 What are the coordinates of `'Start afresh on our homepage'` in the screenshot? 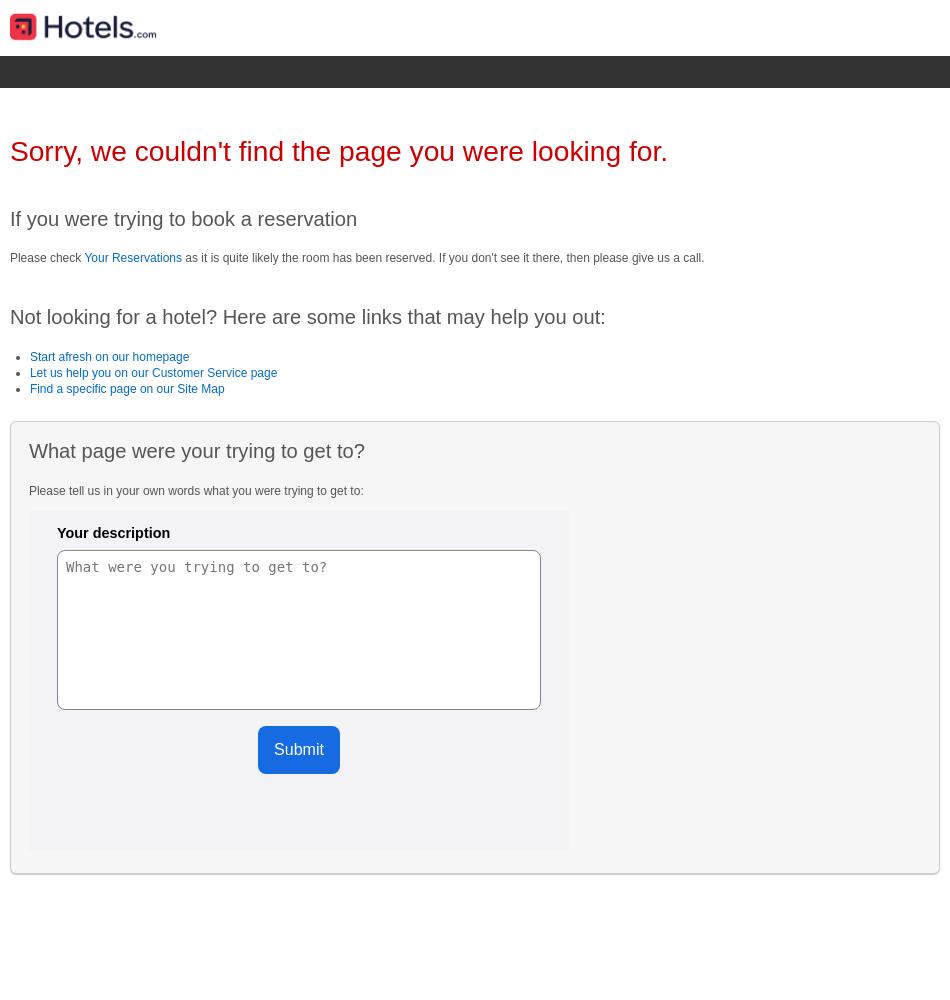 It's located at (28, 355).